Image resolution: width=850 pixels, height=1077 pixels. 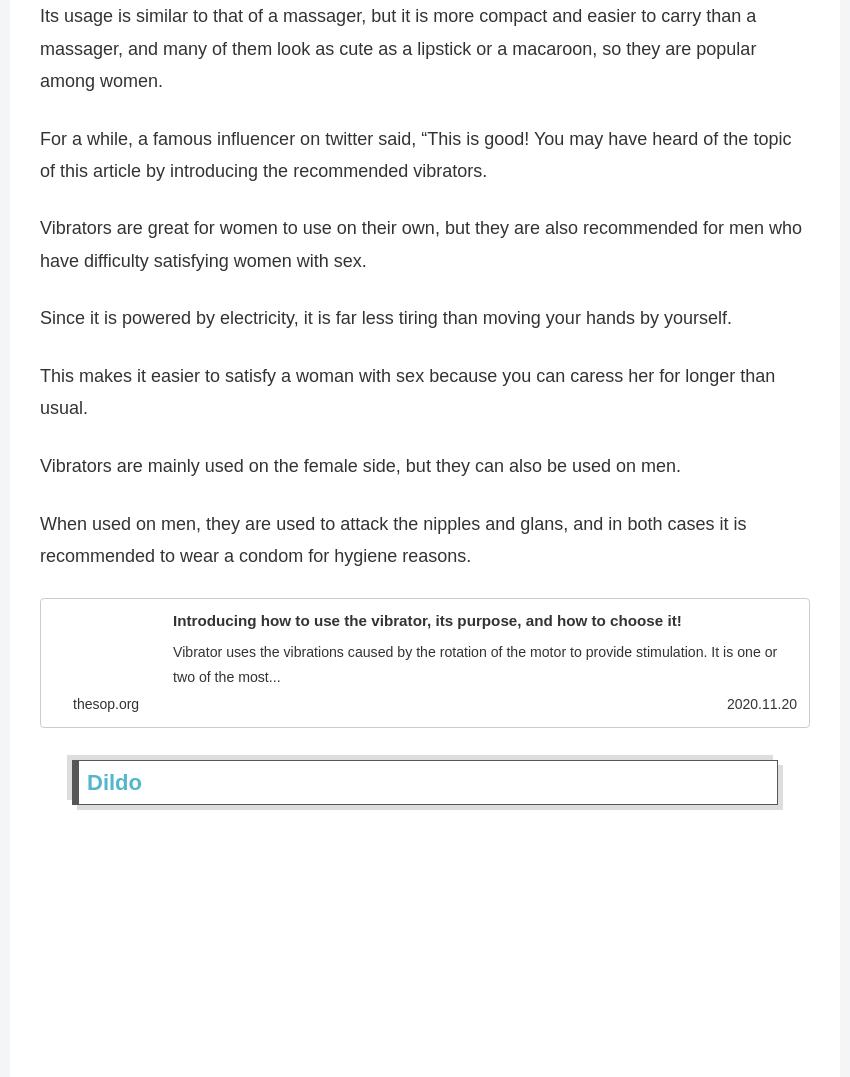 I want to click on 'Introducing how to use the vibrator, its purpose, and how to choose it!', so click(x=426, y=626).